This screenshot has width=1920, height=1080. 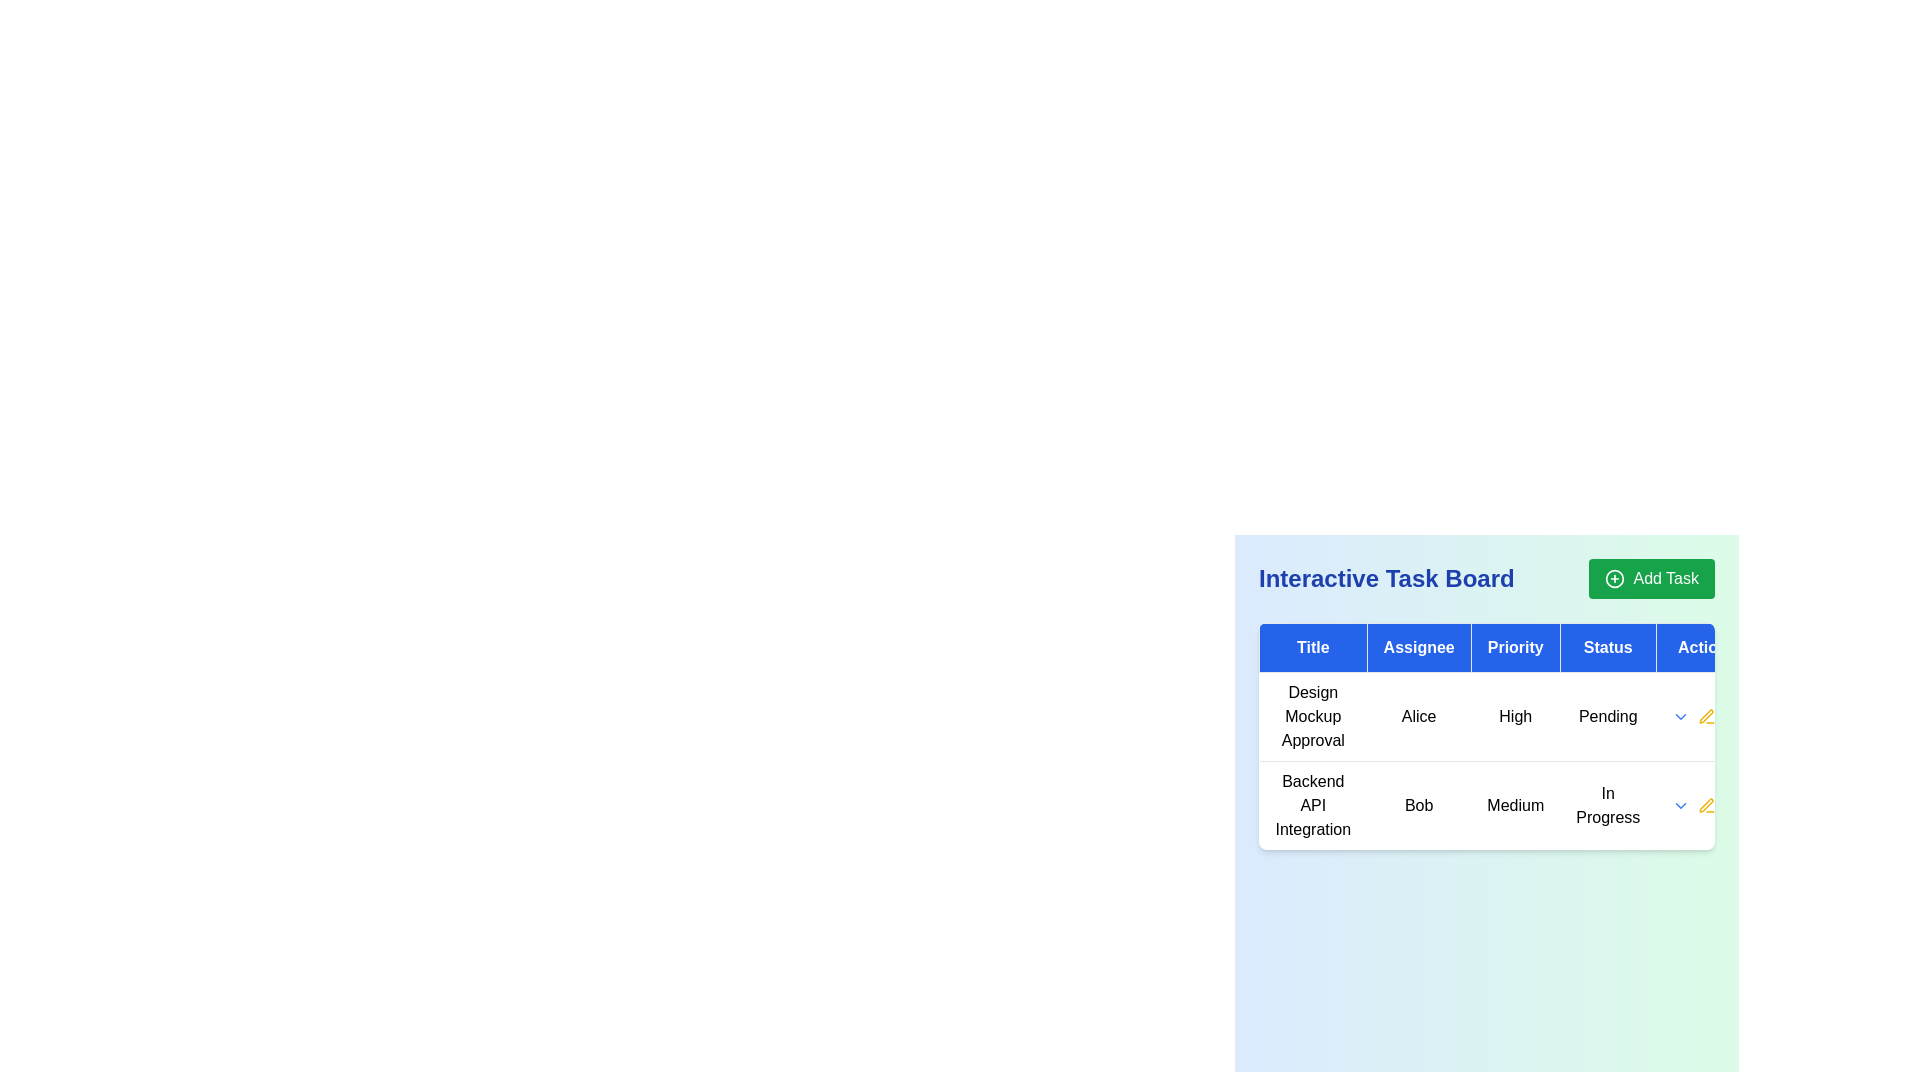 I want to click on the static text label displaying the name 'Bob' in the 'Assignee' column of the second row in the 'Interactive Task Board', so click(x=1418, y=804).